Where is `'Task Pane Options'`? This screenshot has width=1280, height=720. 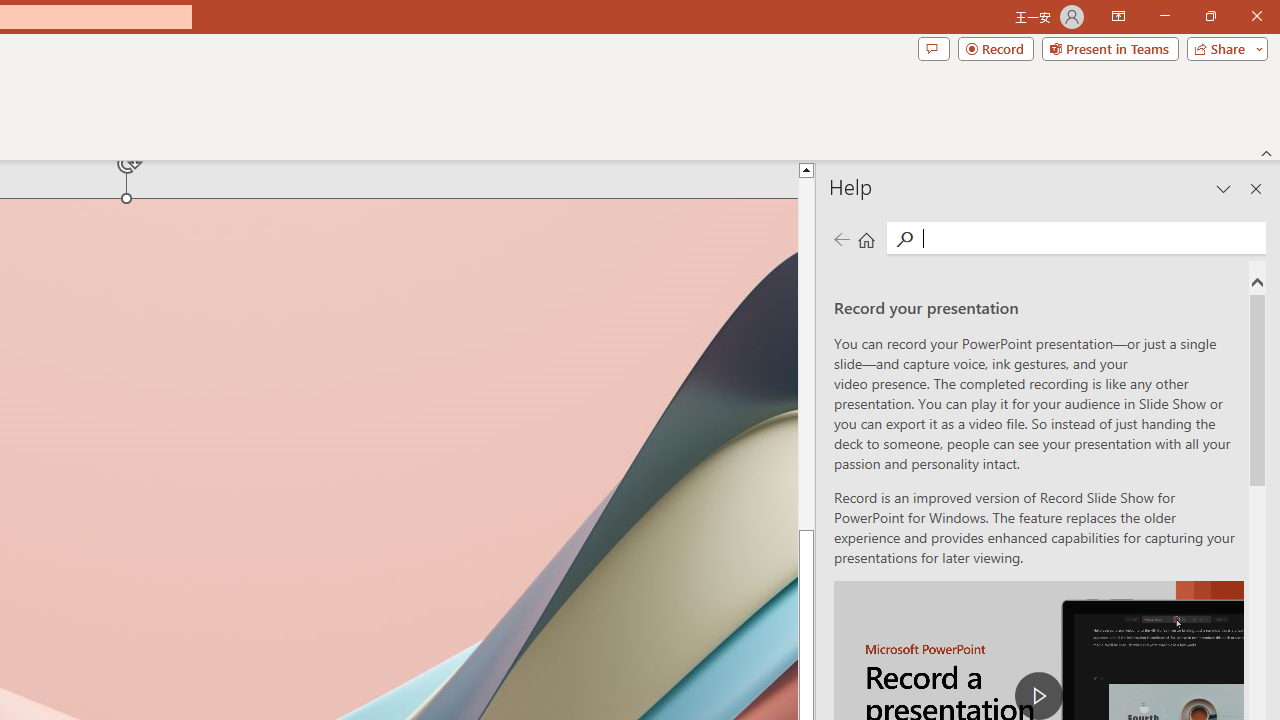 'Task Pane Options' is located at coordinates (1223, 189).